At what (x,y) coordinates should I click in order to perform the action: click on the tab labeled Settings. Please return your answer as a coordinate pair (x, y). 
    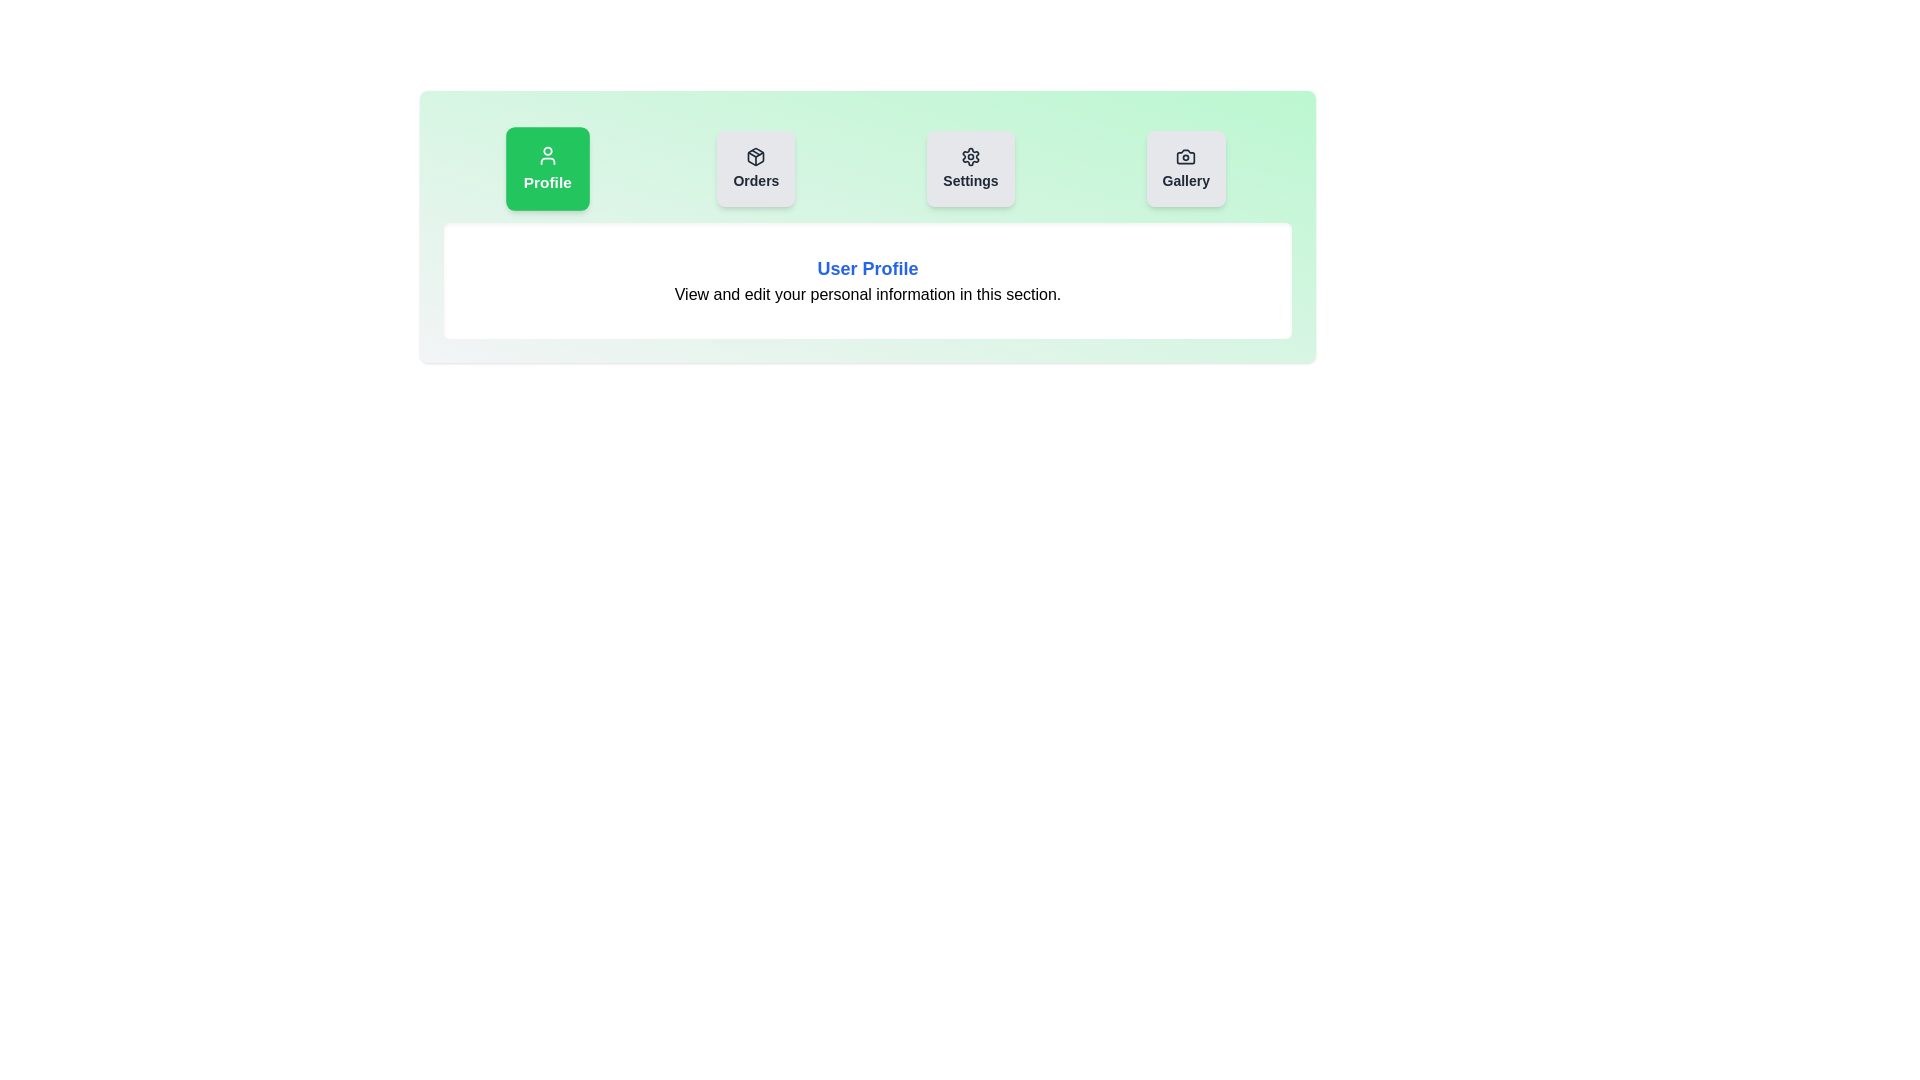
    Looking at the image, I should click on (970, 168).